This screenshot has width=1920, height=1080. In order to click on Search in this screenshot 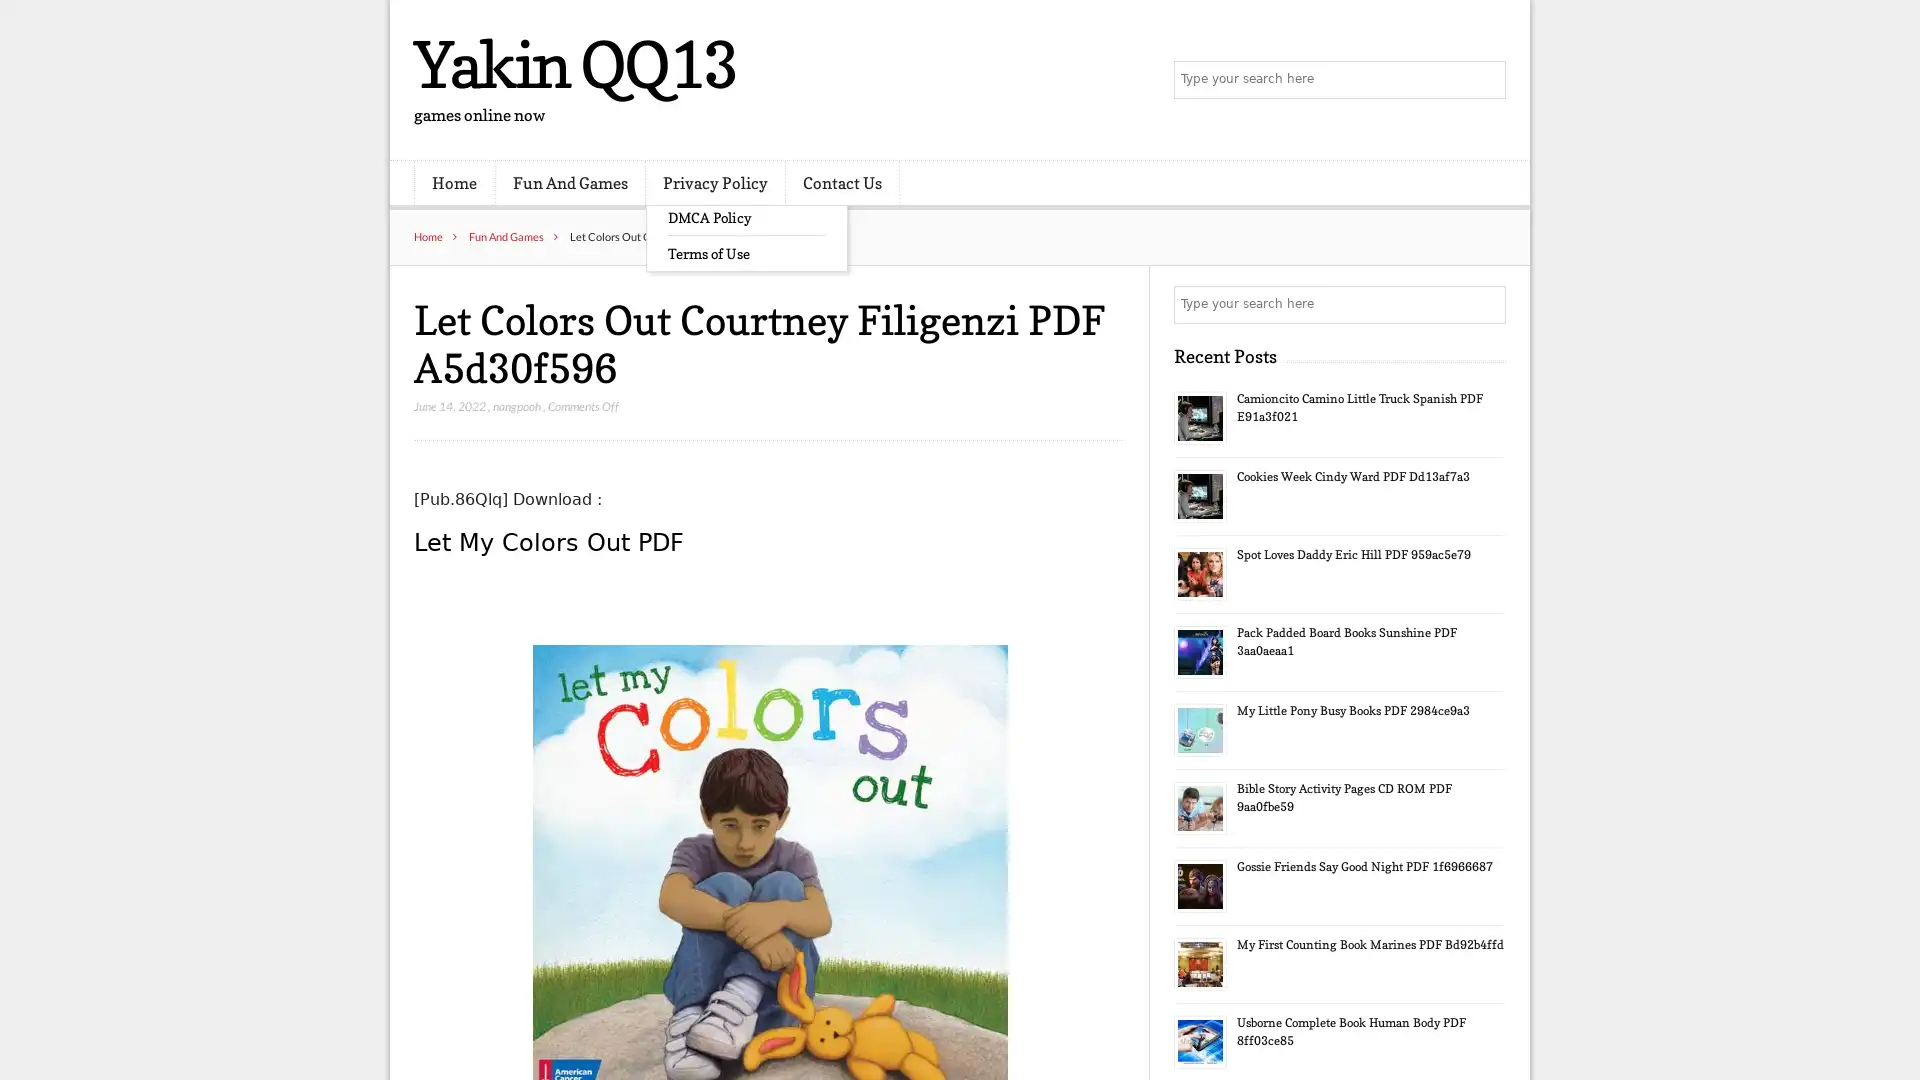, I will do `click(1485, 304)`.